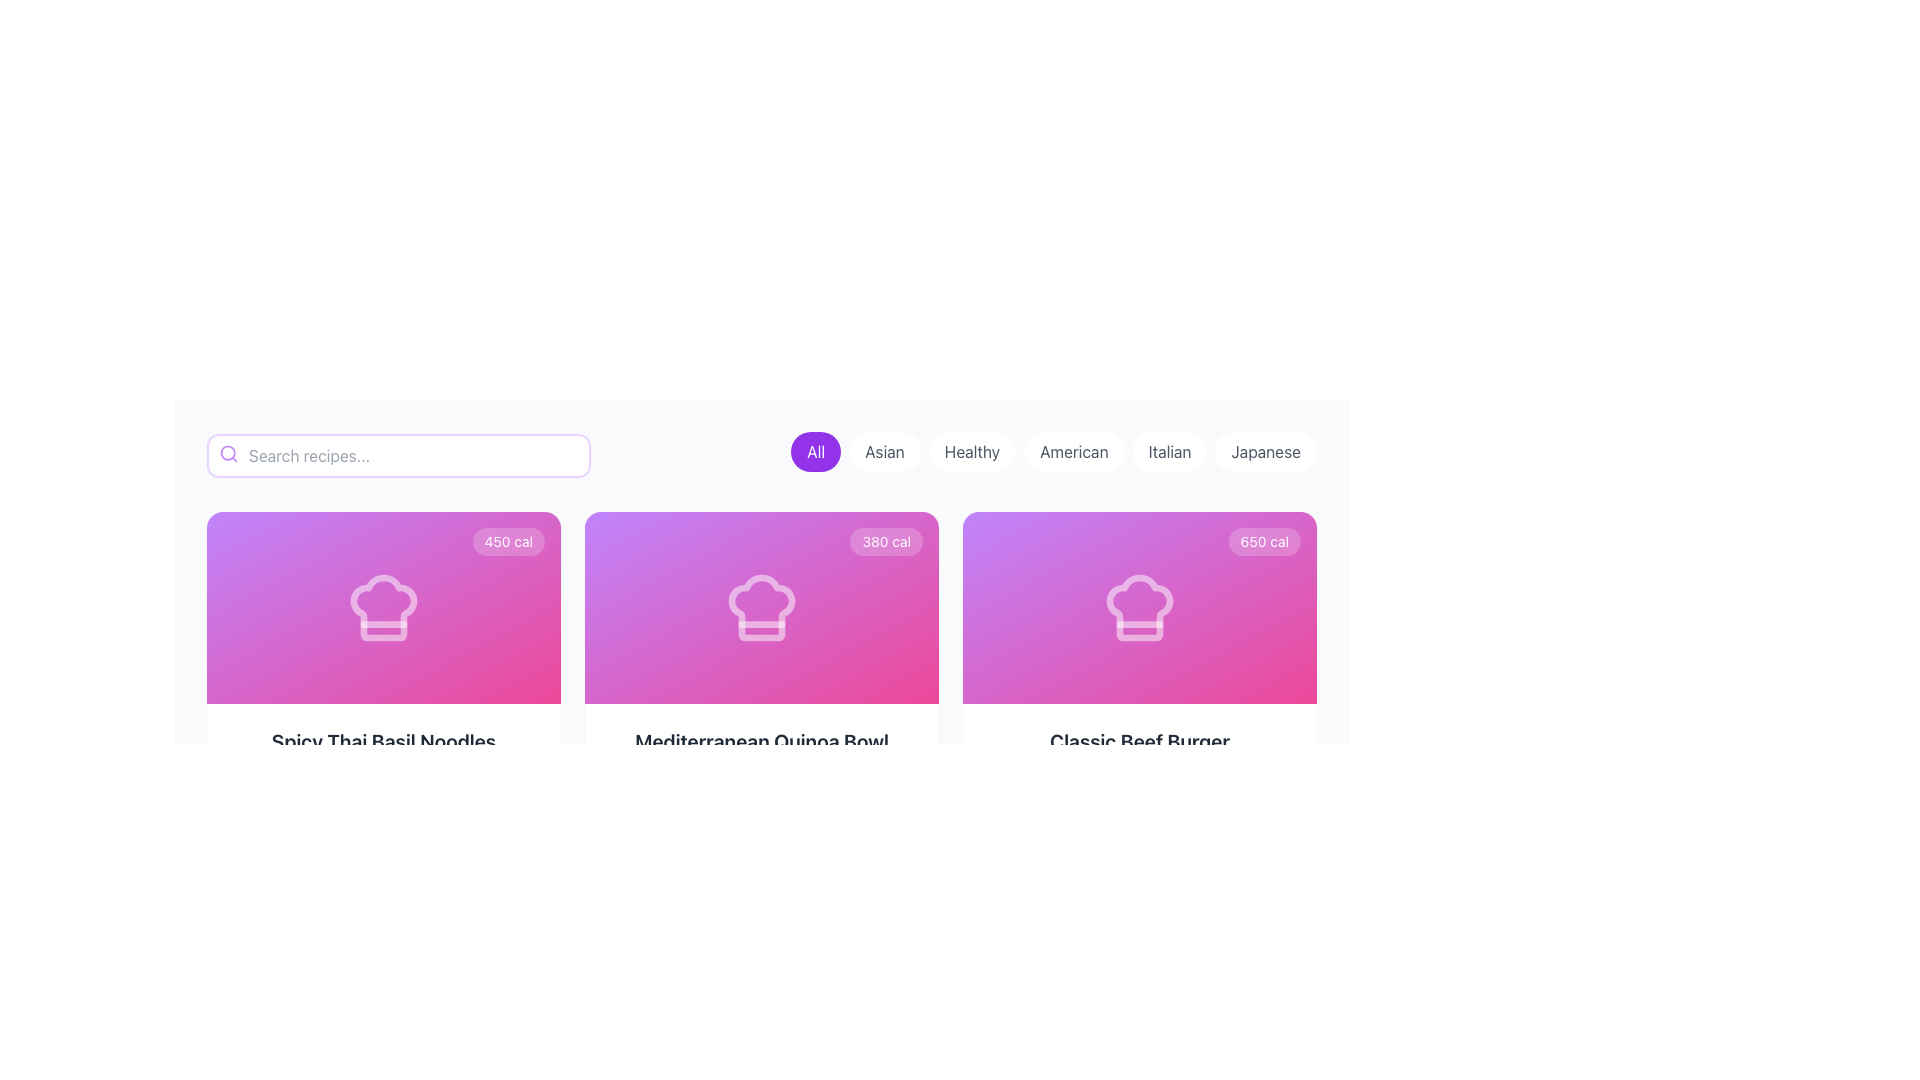 The width and height of the screenshot is (1920, 1080). I want to click on the button labeled 'Italian', so click(1170, 451).